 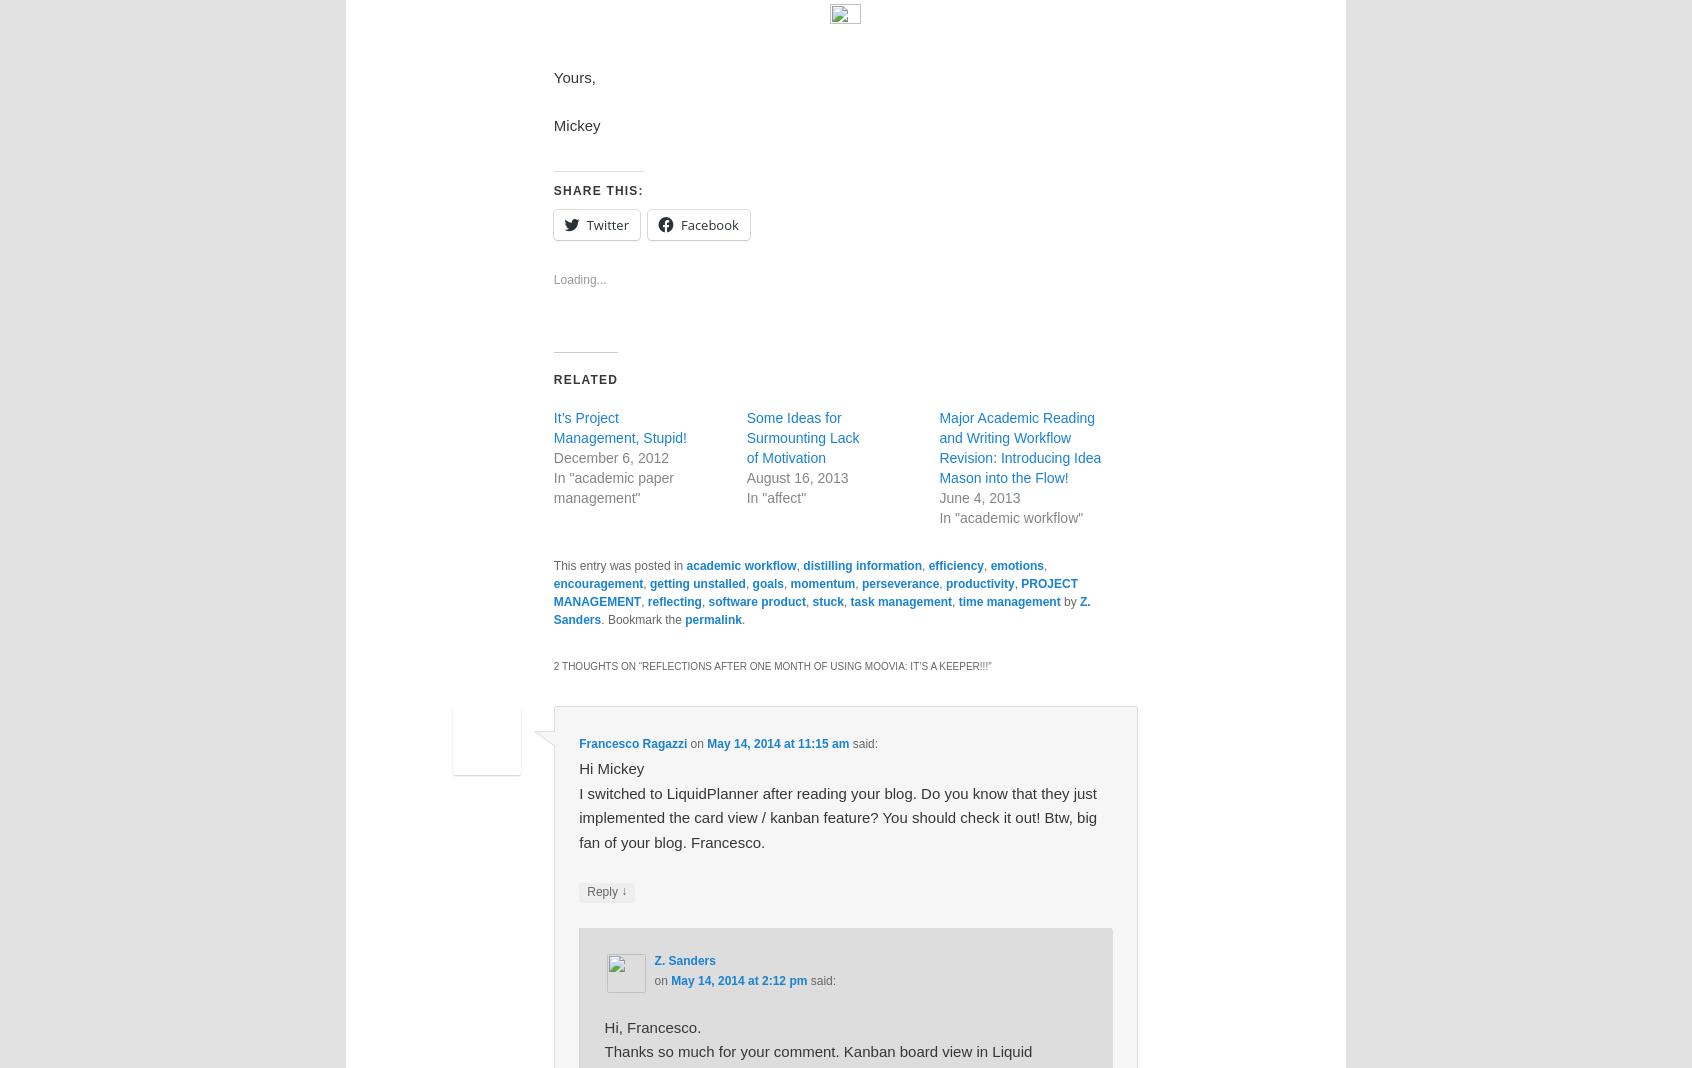 What do you see at coordinates (815, 591) in the screenshot?
I see `'PROJECT MANAGEMENT'` at bounding box center [815, 591].